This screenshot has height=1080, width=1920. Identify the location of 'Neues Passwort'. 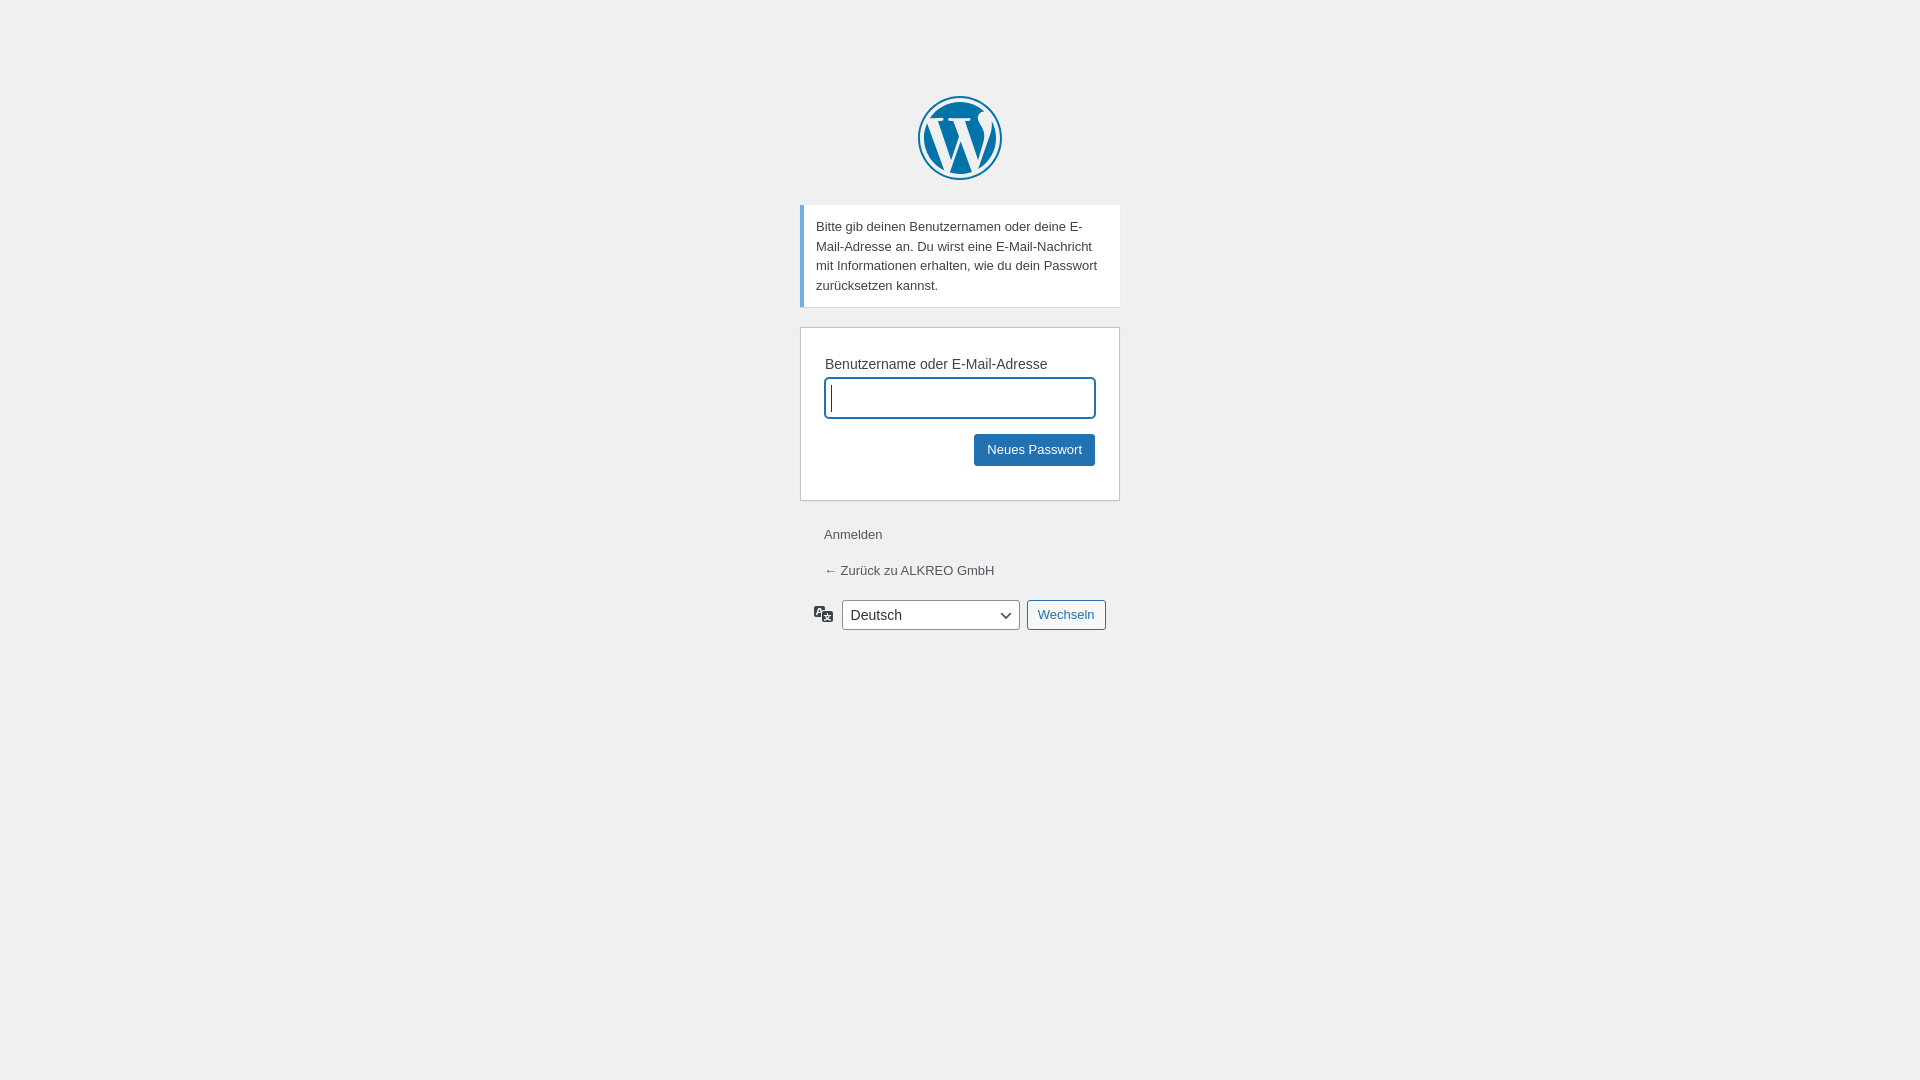
(1034, 450).